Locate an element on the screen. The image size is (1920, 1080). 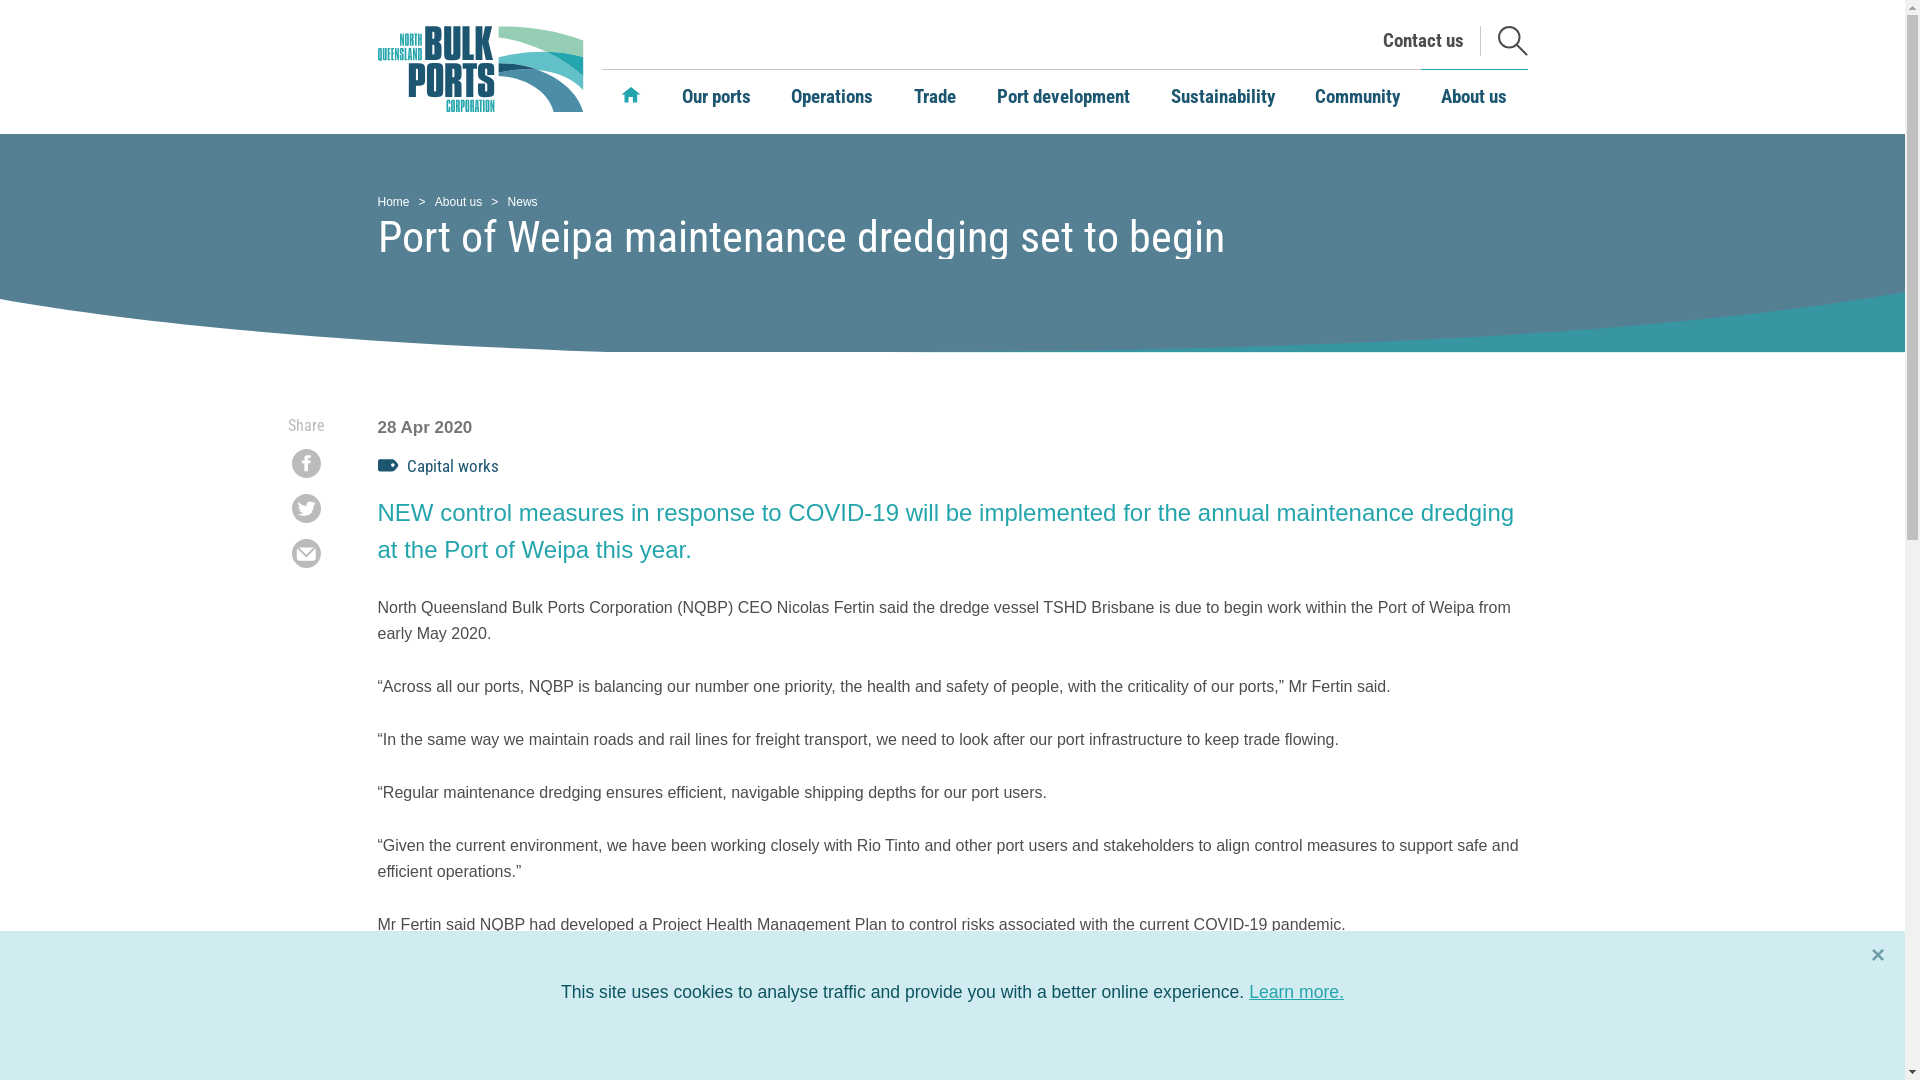
'Share by Email' is located at coordinates (305, 556).